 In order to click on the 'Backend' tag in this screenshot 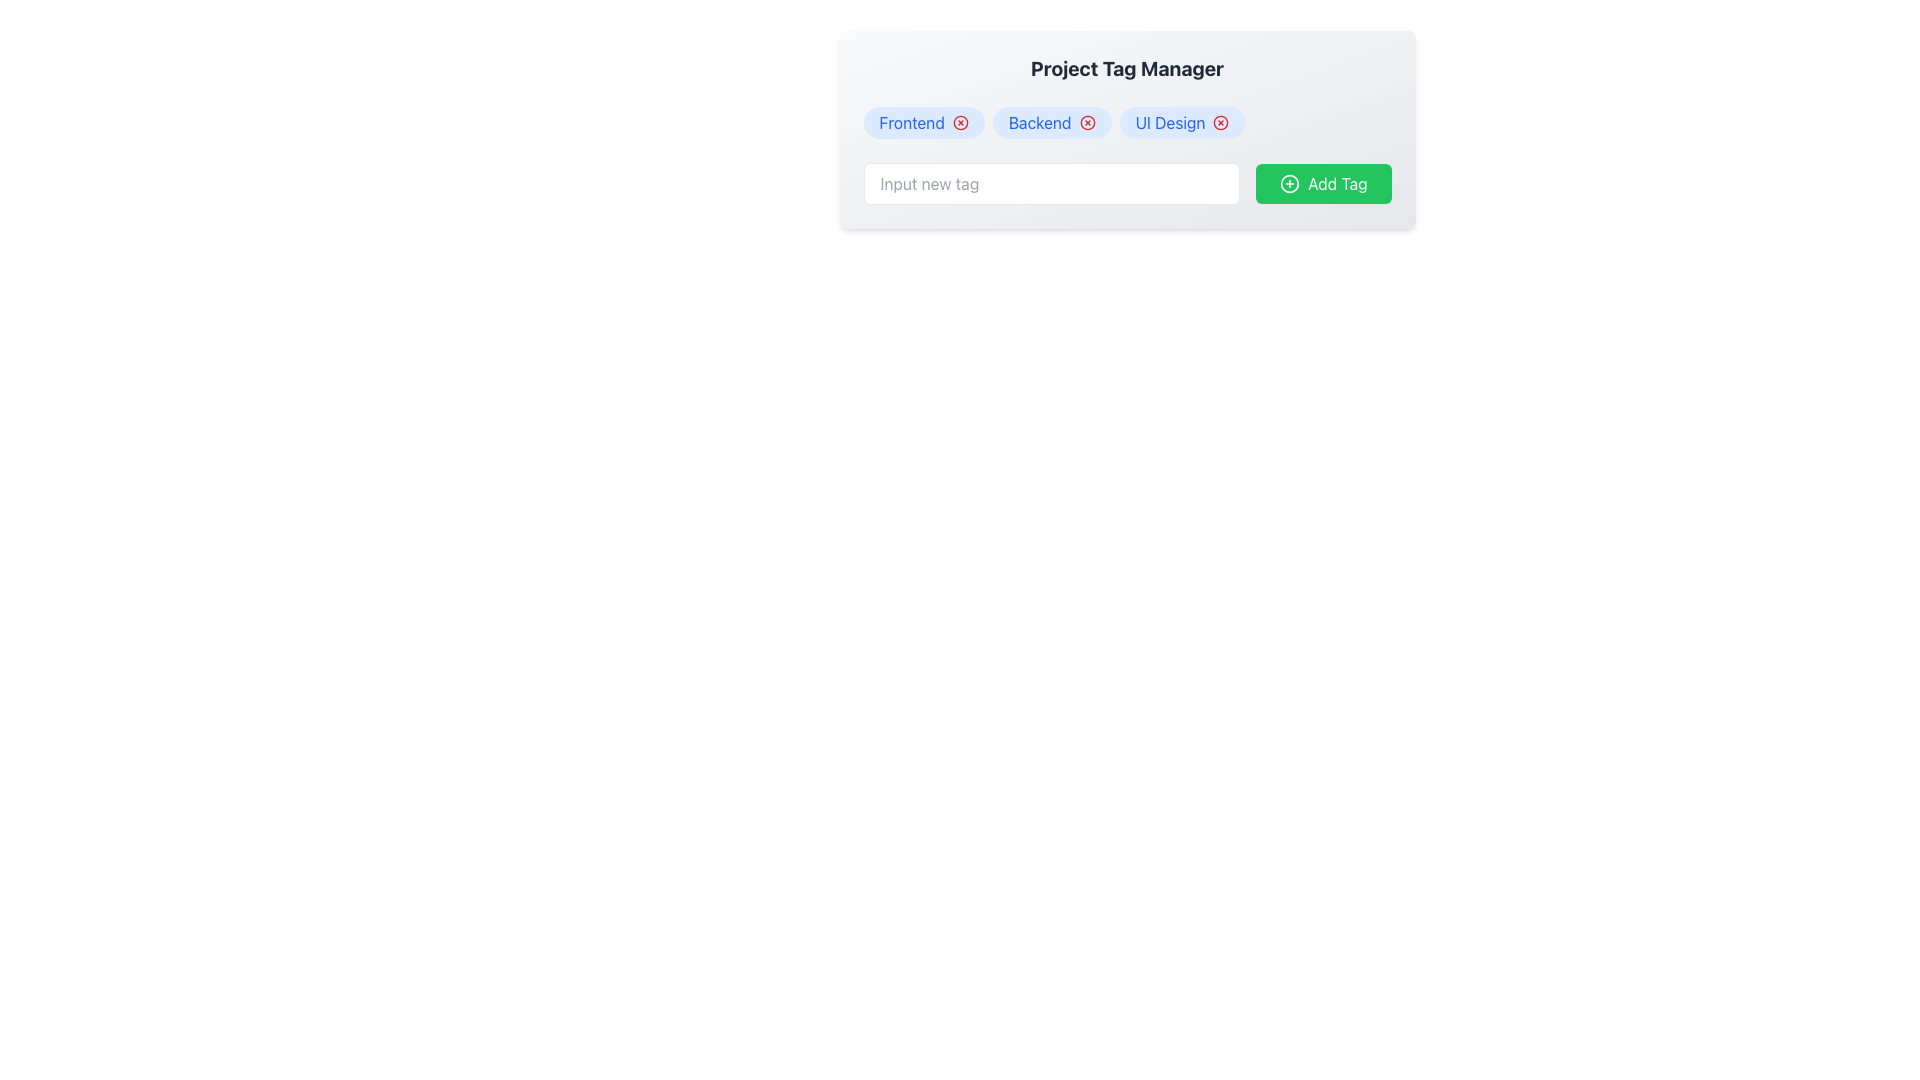, I will do `click(1051, 123)`.